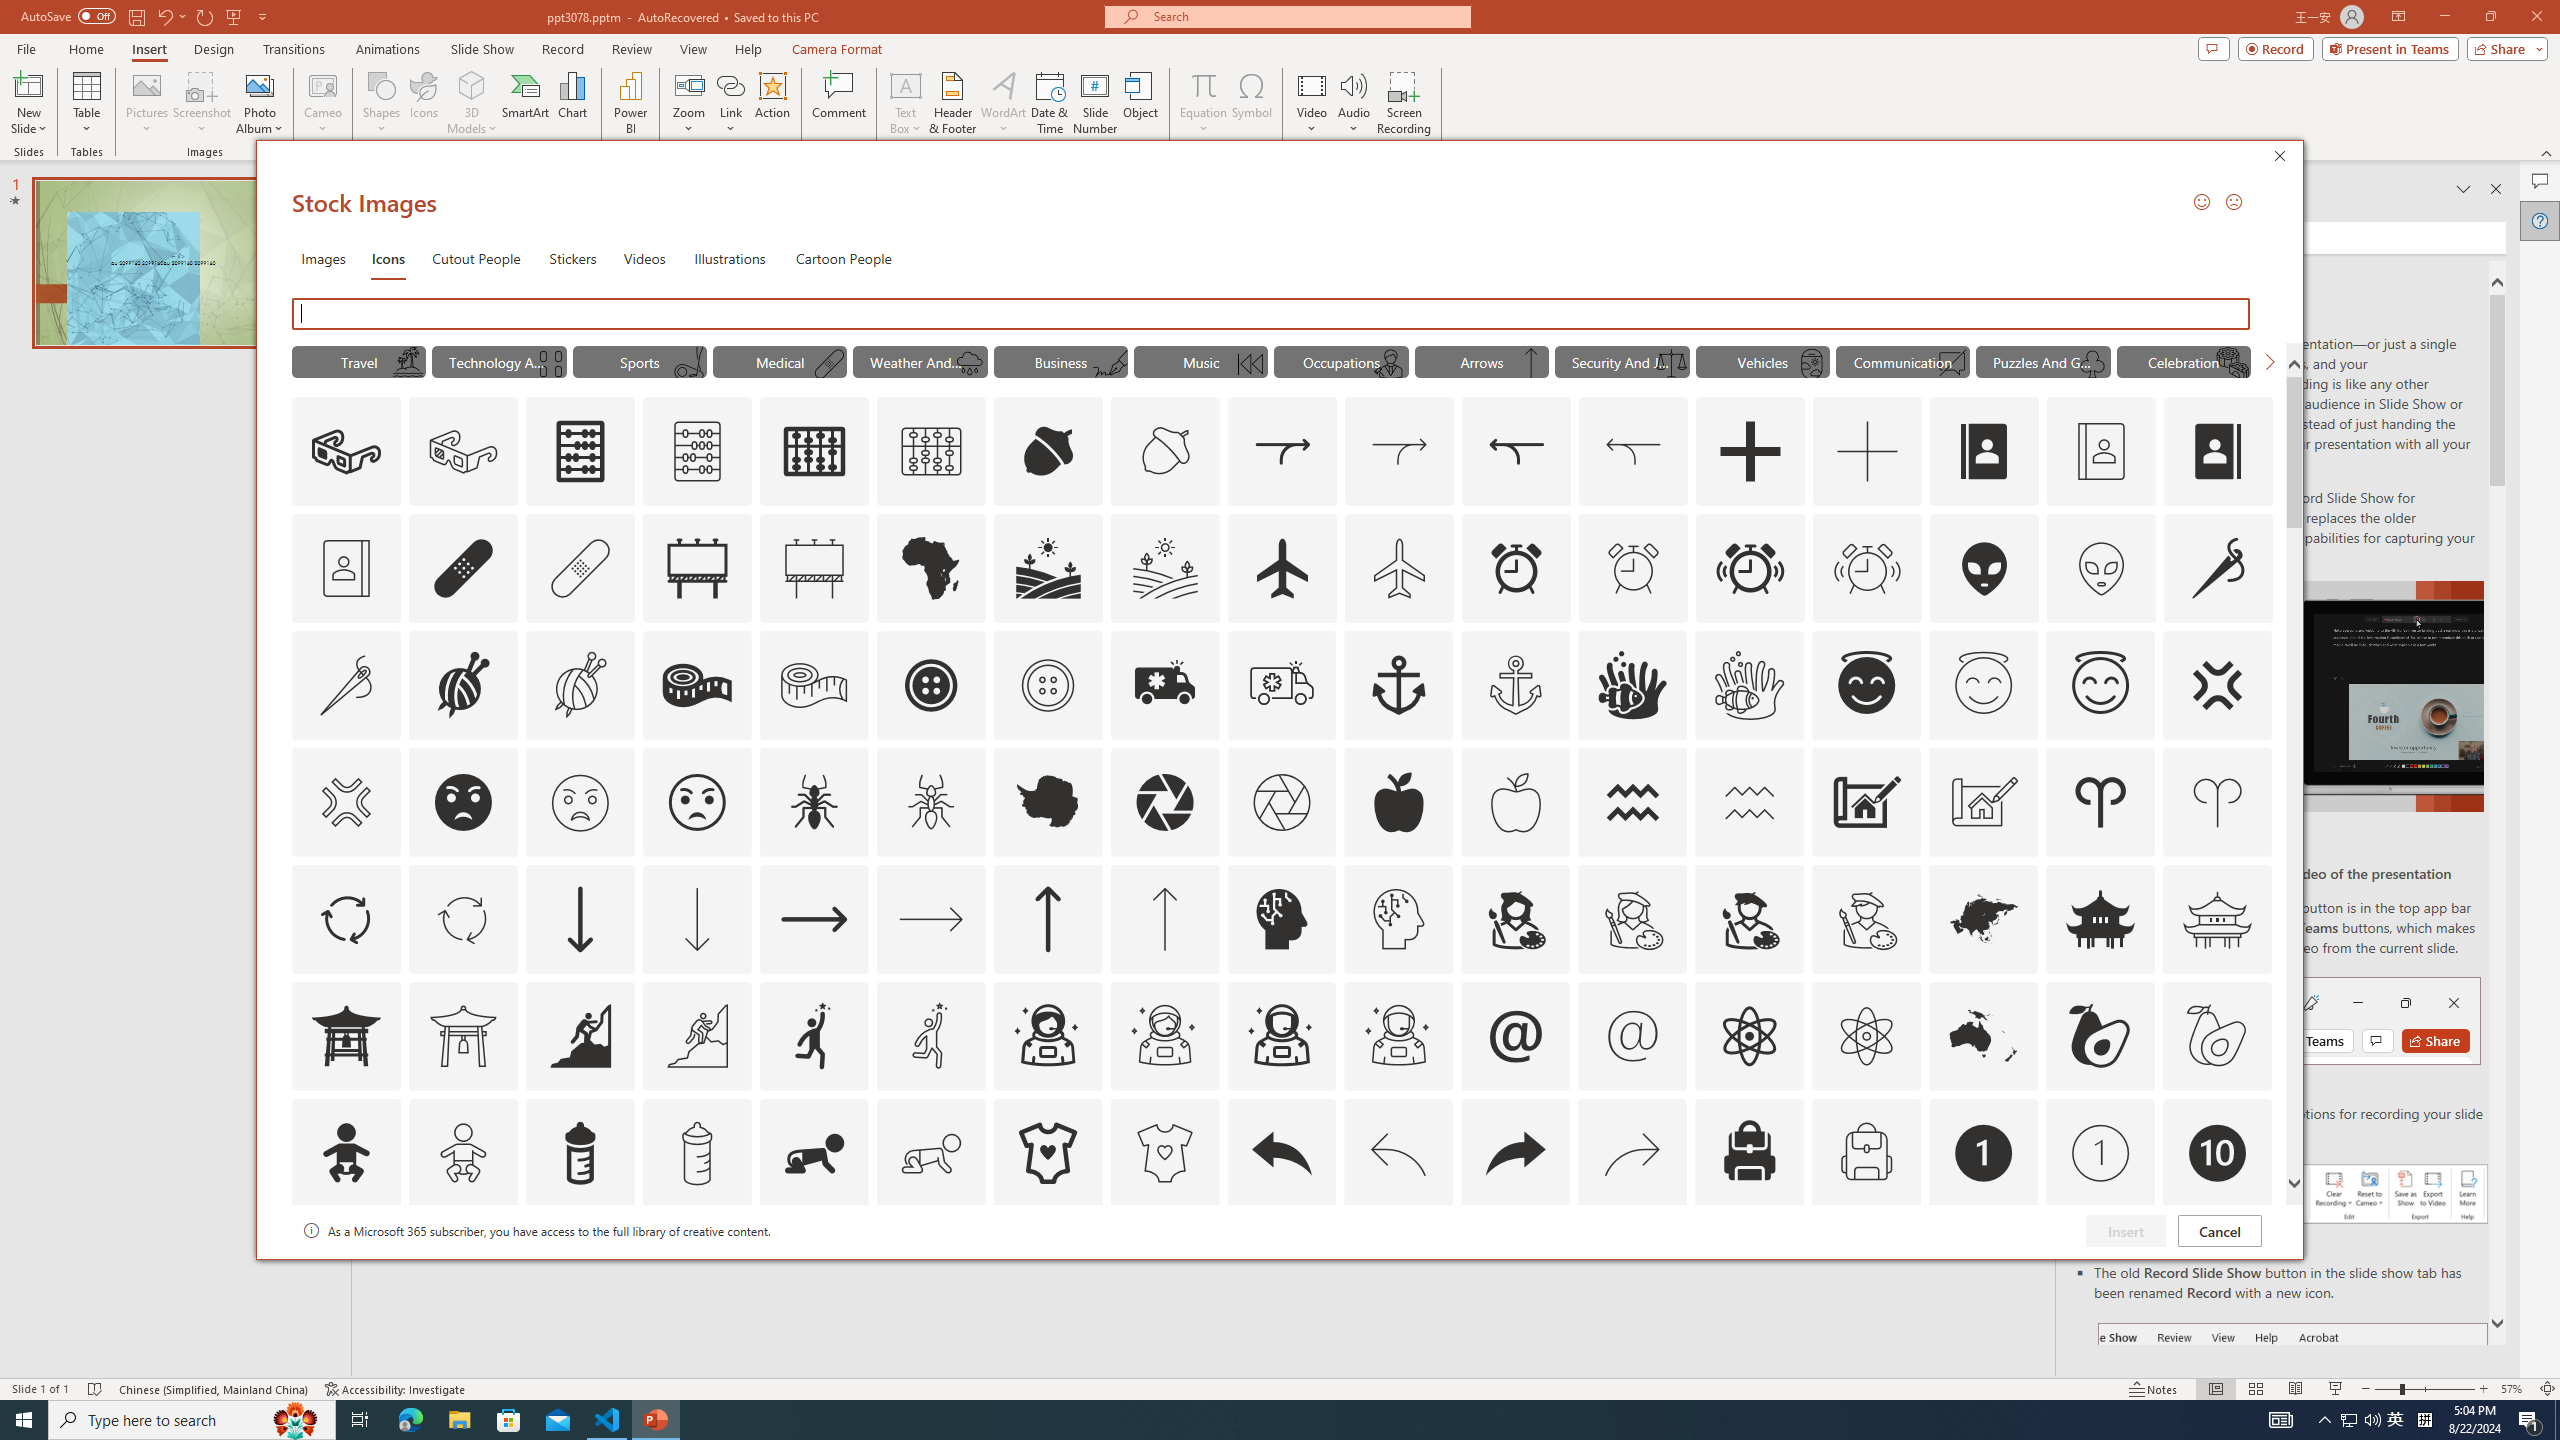 This screenshot has height=1440, width=2560. Describe the element at coordinates (930, 451) in the screenshot. I see `'AutomationID: Icons_Abacus1_M'` at that location.